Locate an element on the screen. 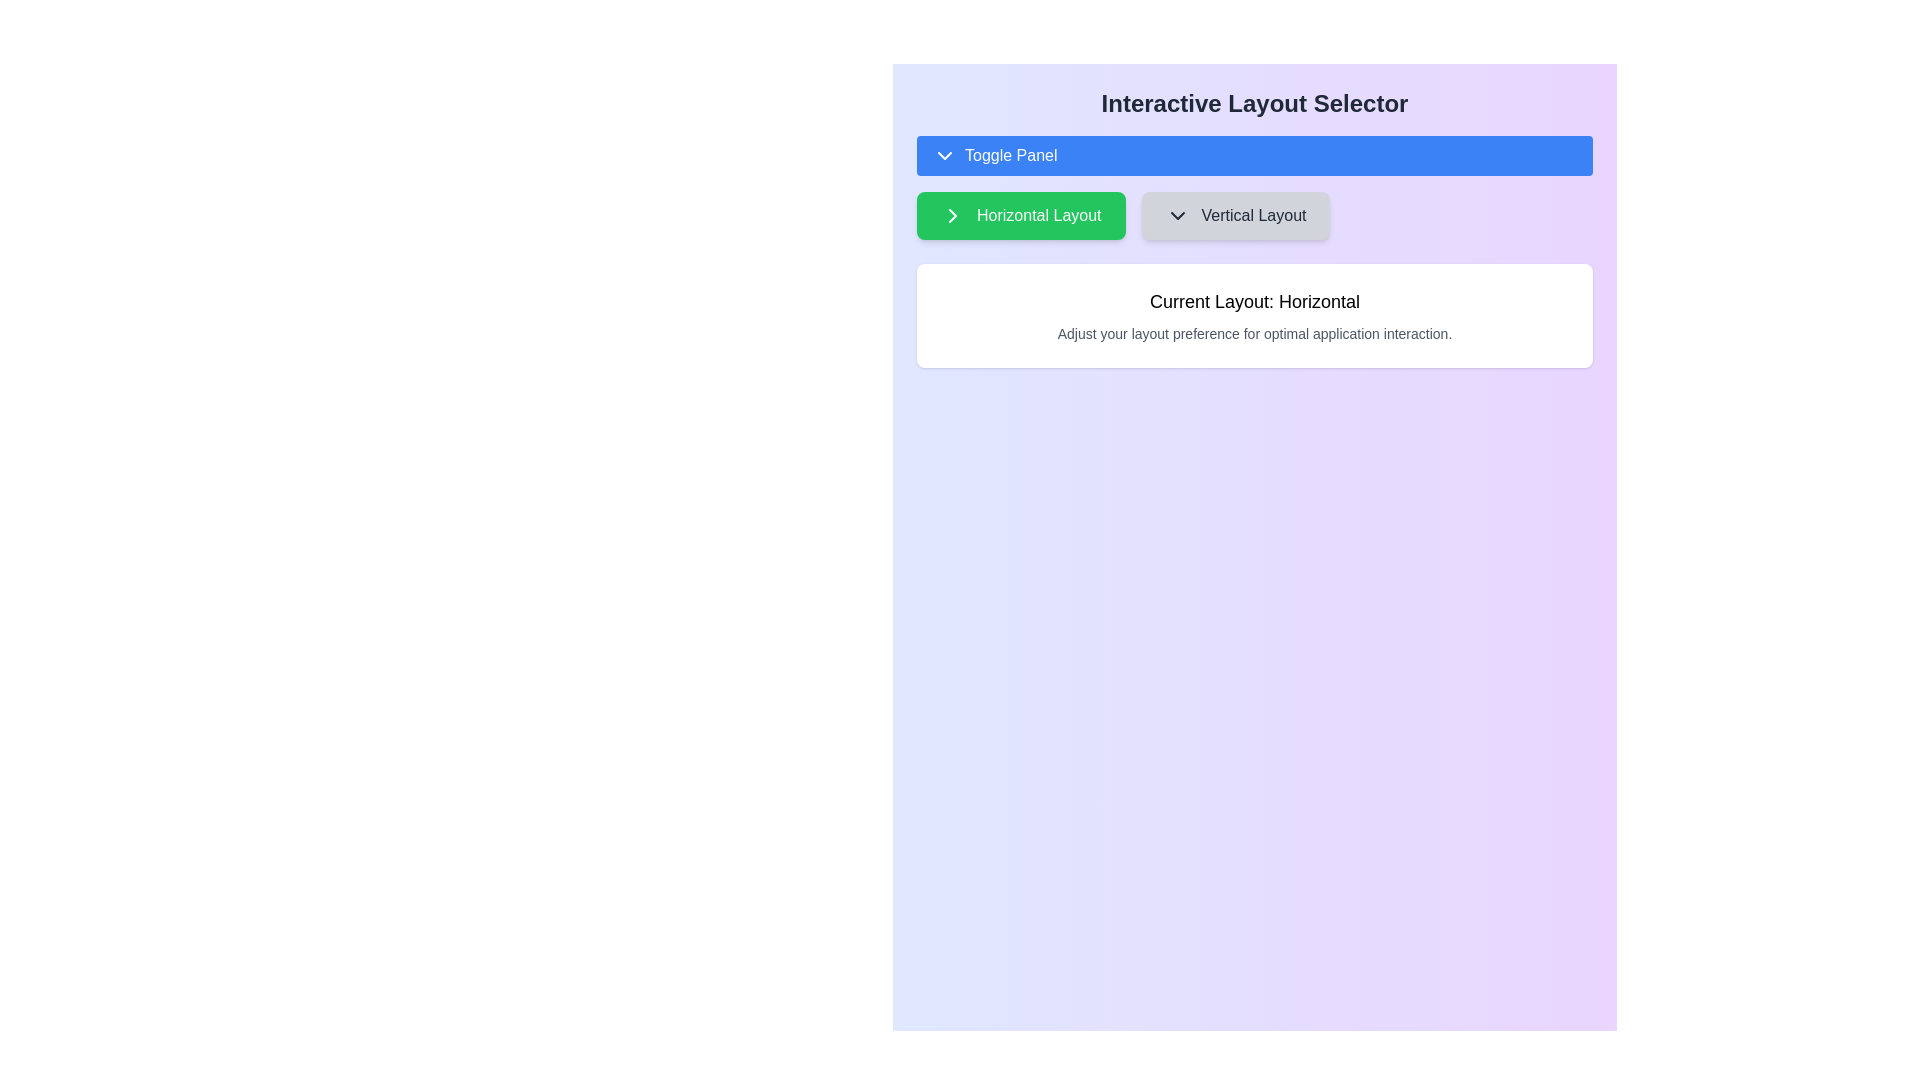 The height and width of the screenshot is (1080, 1920). the 'Toggle Panel' button to toggle the visibility of the panel is located at coordinates (1253, 154).